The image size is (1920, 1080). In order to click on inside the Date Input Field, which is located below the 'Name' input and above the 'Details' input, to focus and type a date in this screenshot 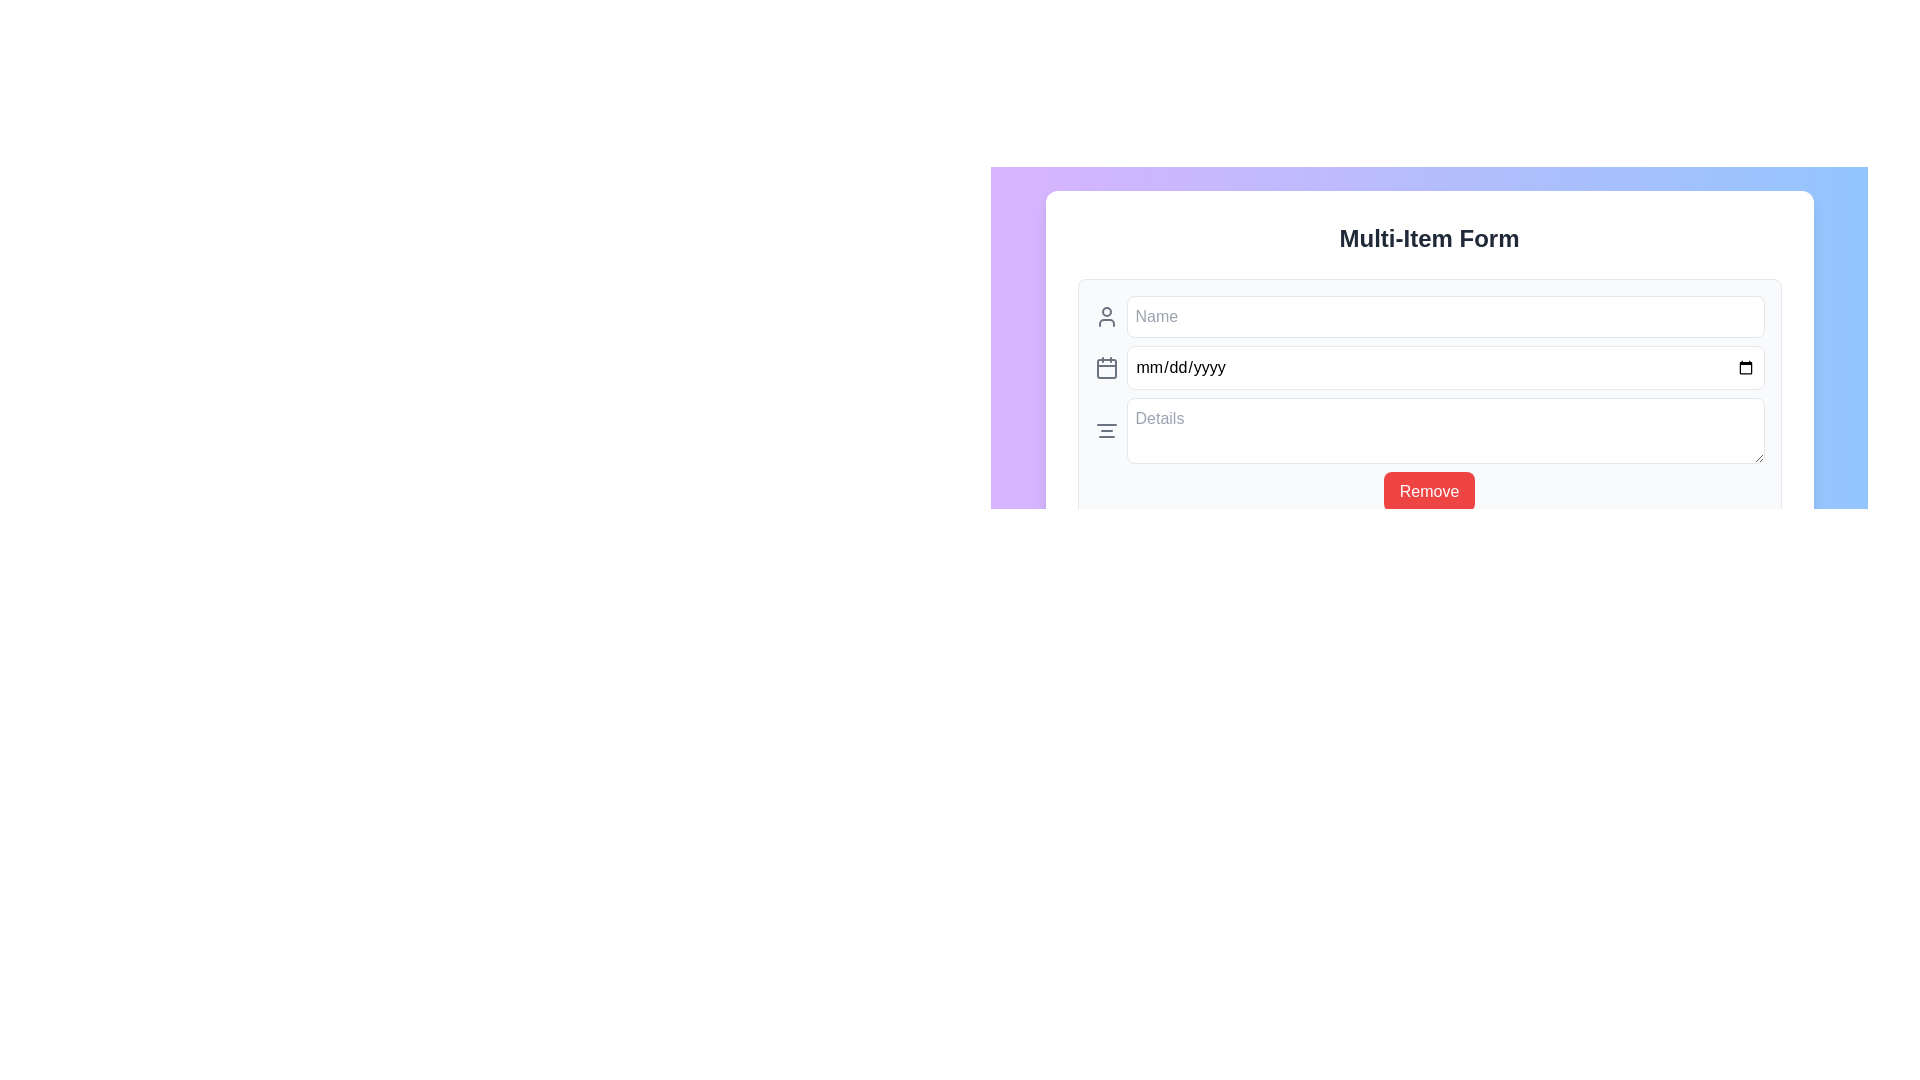, I will do `click(1428, 367)`.